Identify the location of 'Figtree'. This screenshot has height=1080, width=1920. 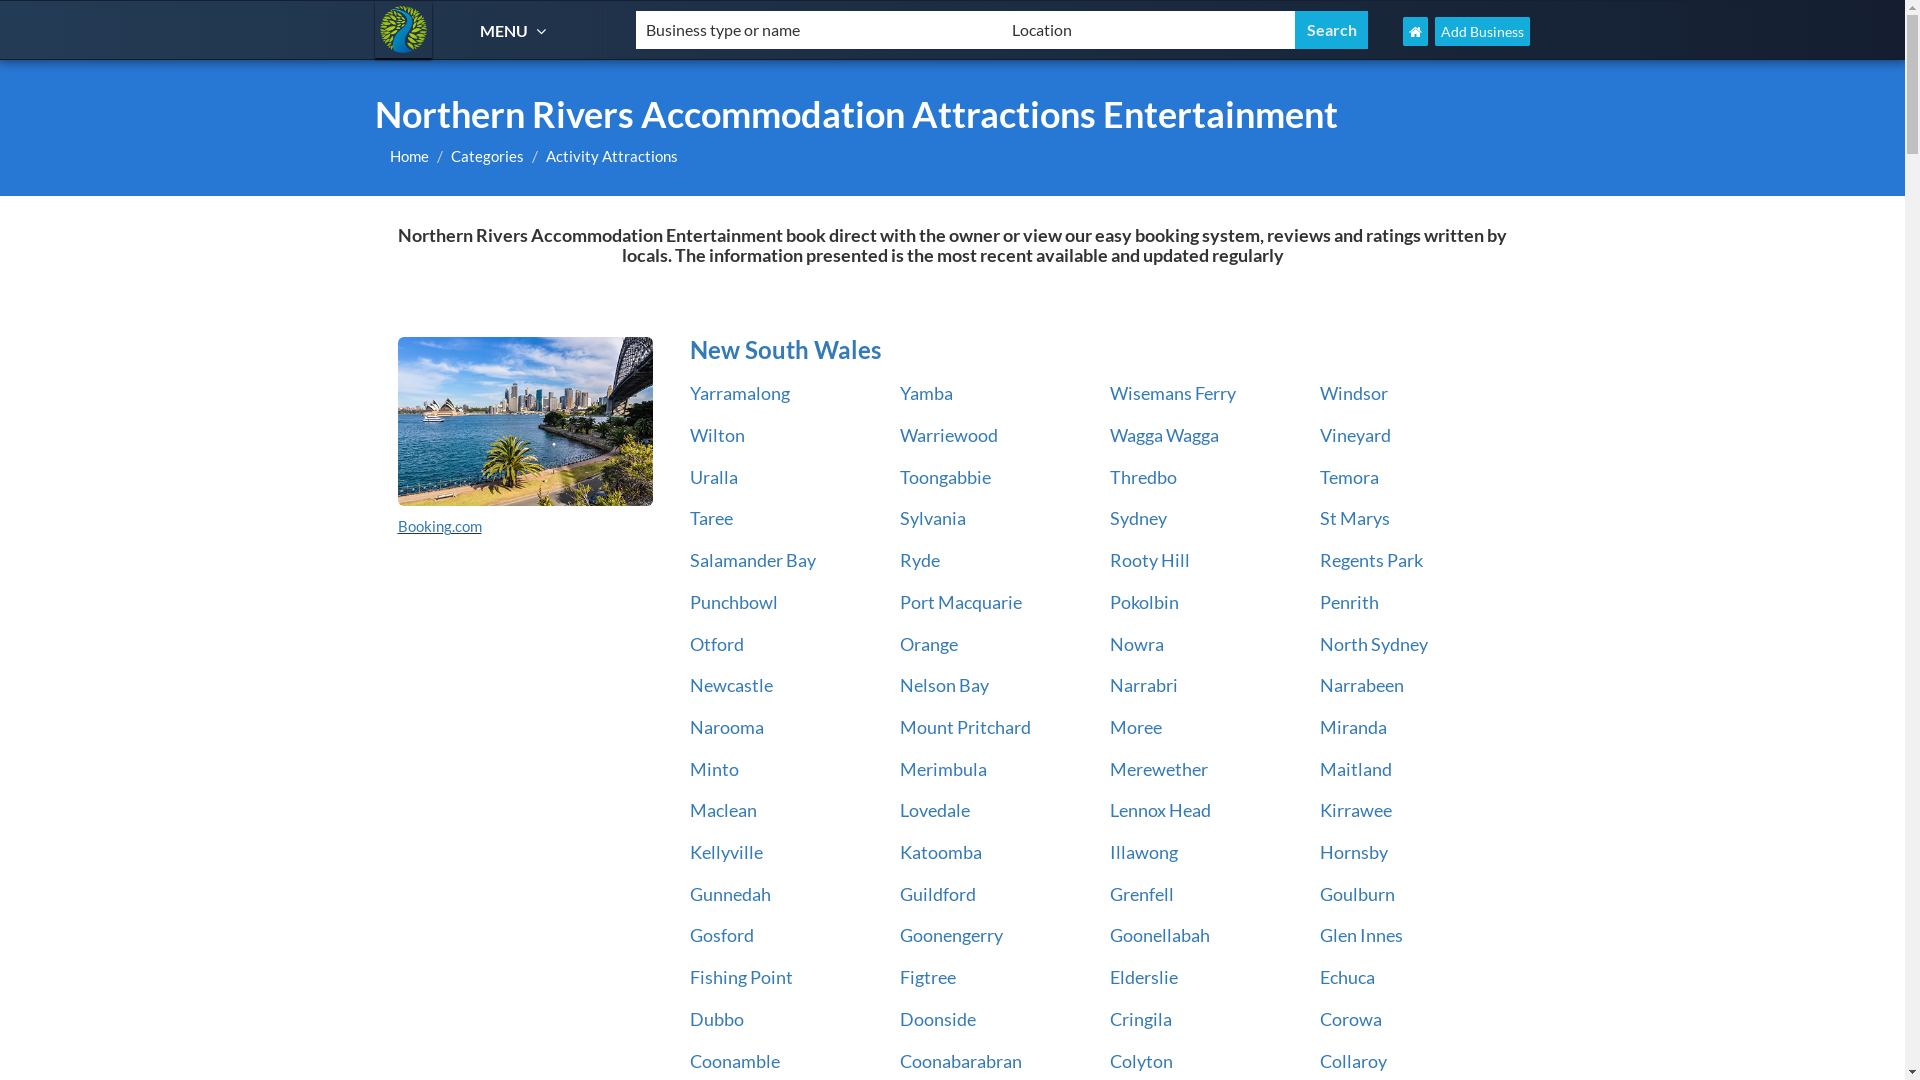
(926, 975).